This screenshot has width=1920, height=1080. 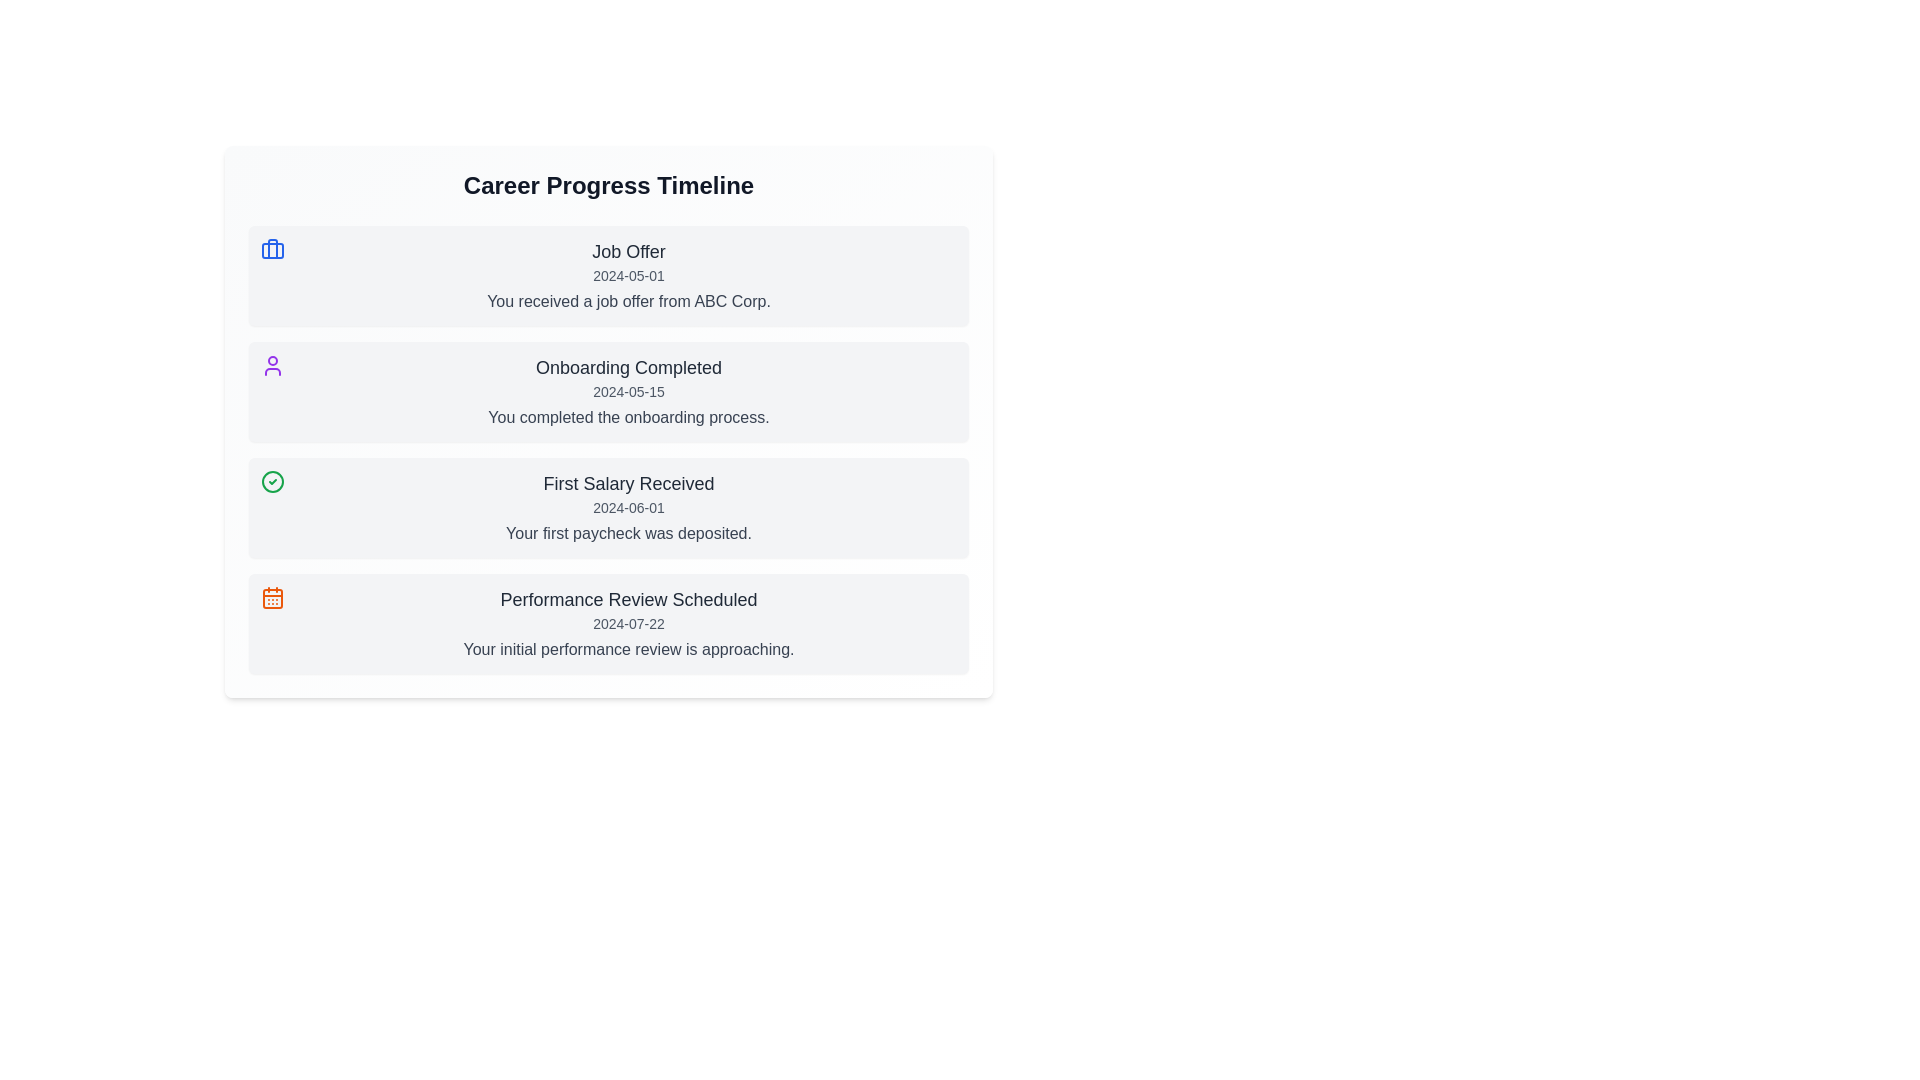 What do you see at coordinates (627, 599) in the screenshot?
I see `the text label displaying 'Performance Review Scheduled', which is located in the central content area of the interface in the fourth row of the timeline section` at bounding box center [627, 599].